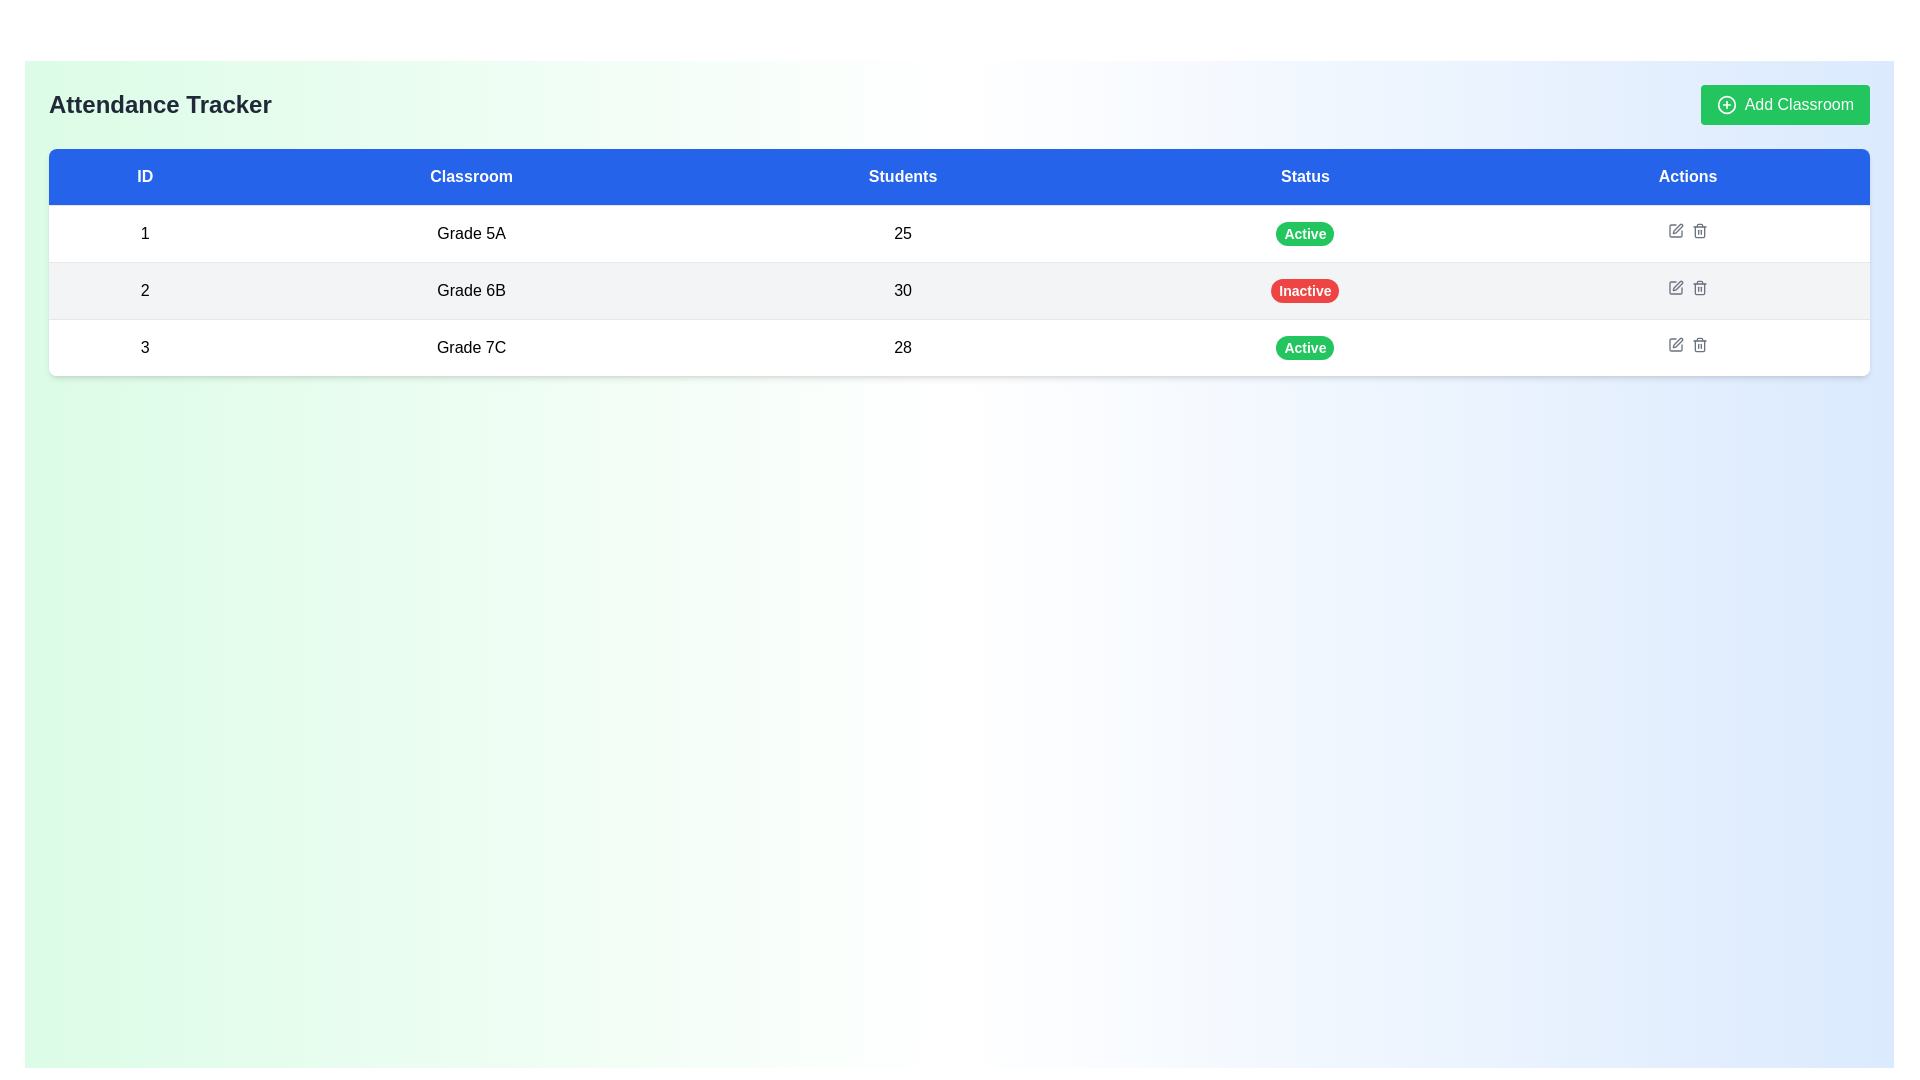 Image resolution: width=1920 pixels, height=1080 pixels. What do you see at coordinates (1698, 343) in the screenshot?
I see `the trash can icon in the 'Actions' column of the table for the 'Grade 7C' classroom` at bounding box center [1698, 343].